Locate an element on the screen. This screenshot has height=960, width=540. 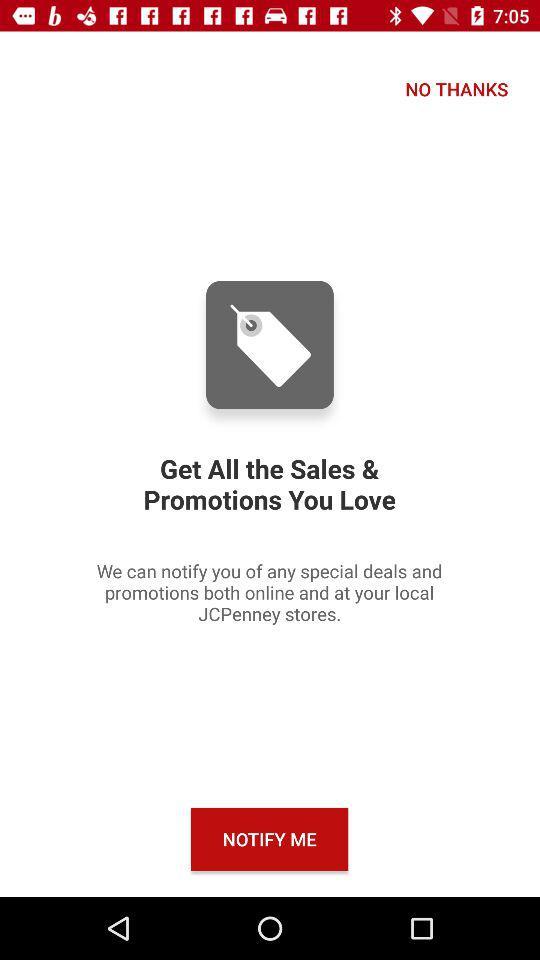
the no thanks icon is located at coordinates (456, 89).